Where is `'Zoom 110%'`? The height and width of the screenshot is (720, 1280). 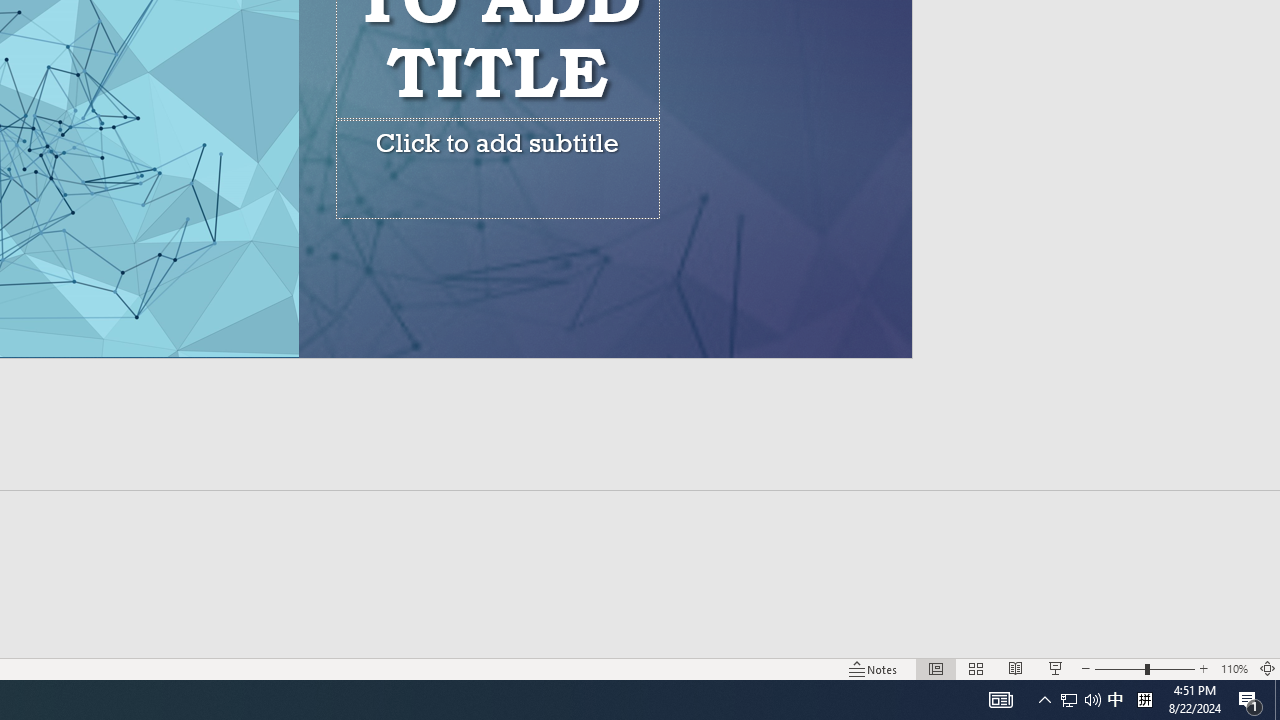
'Zoom 110%' is located at coordinates (1233, 669).